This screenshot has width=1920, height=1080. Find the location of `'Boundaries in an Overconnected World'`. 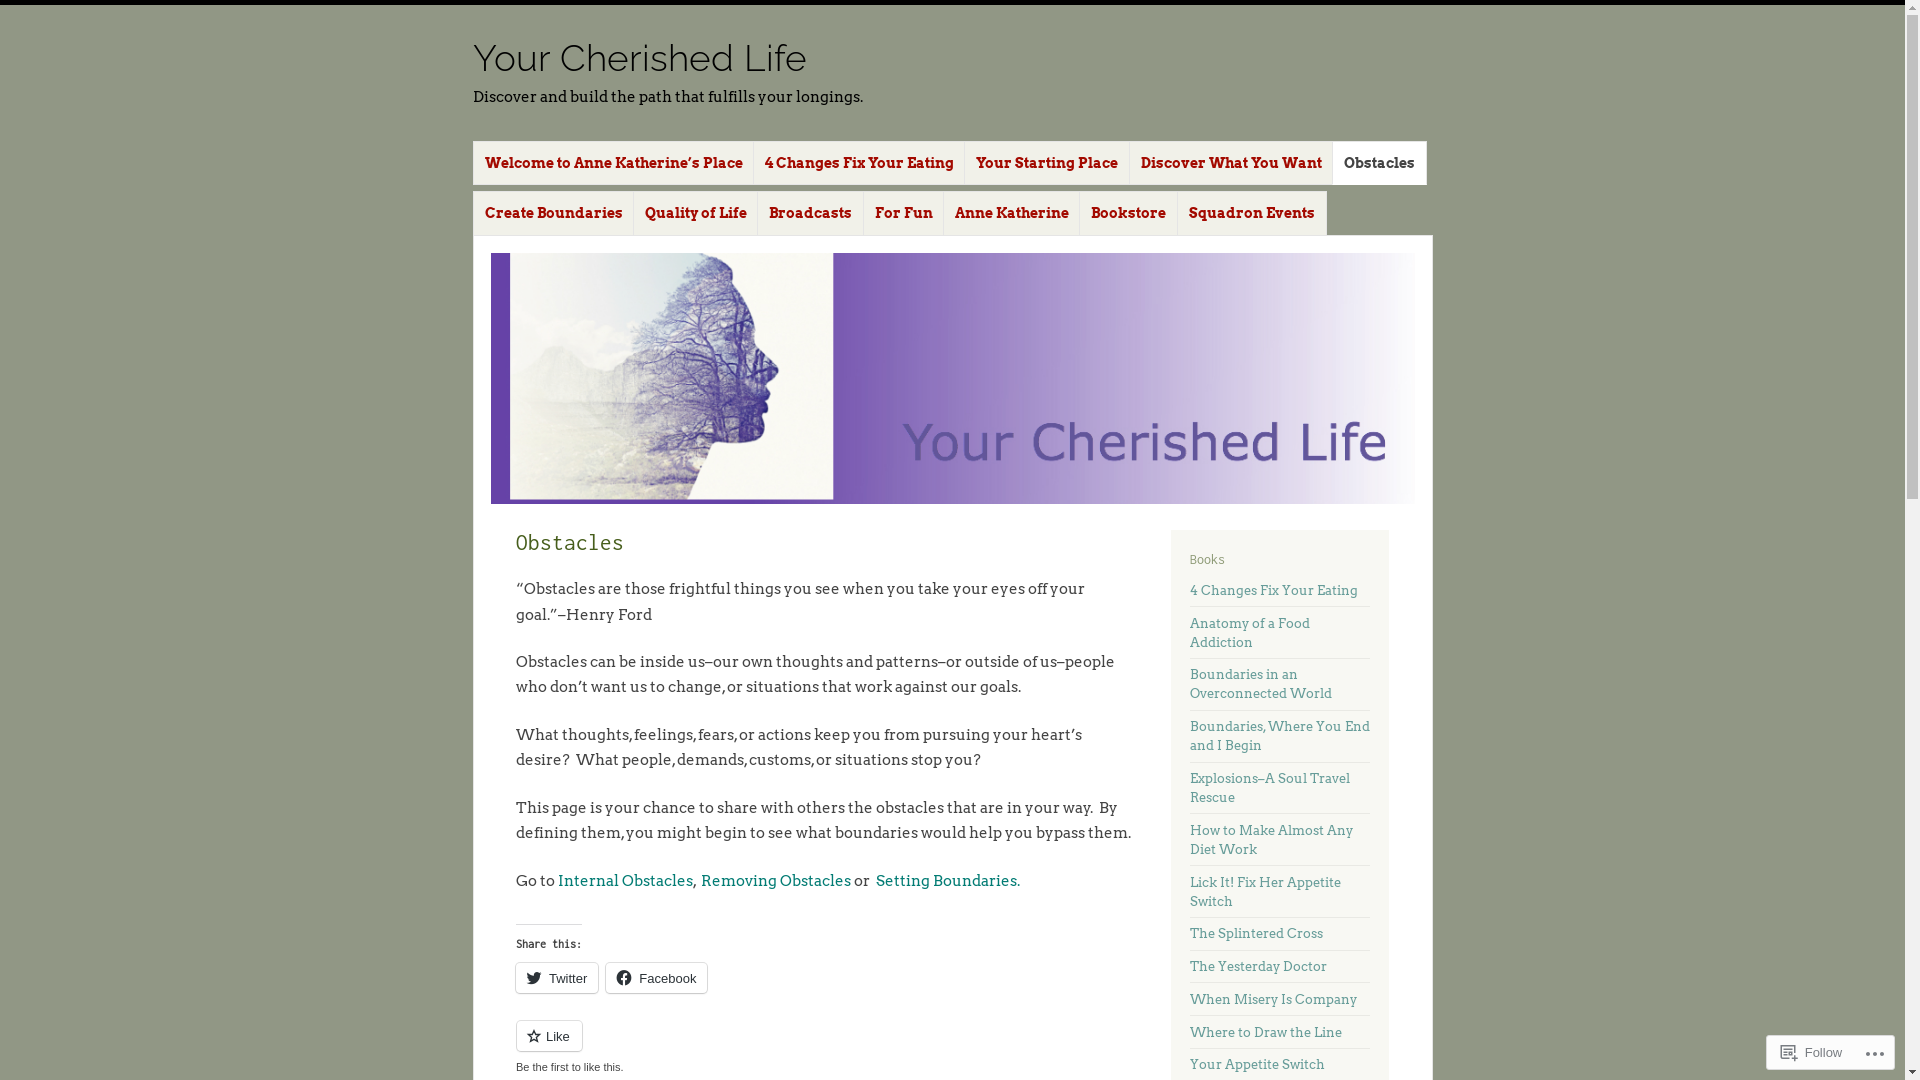

'Boundaries in an Overconnected World' is located at coordinates (1190, 682).